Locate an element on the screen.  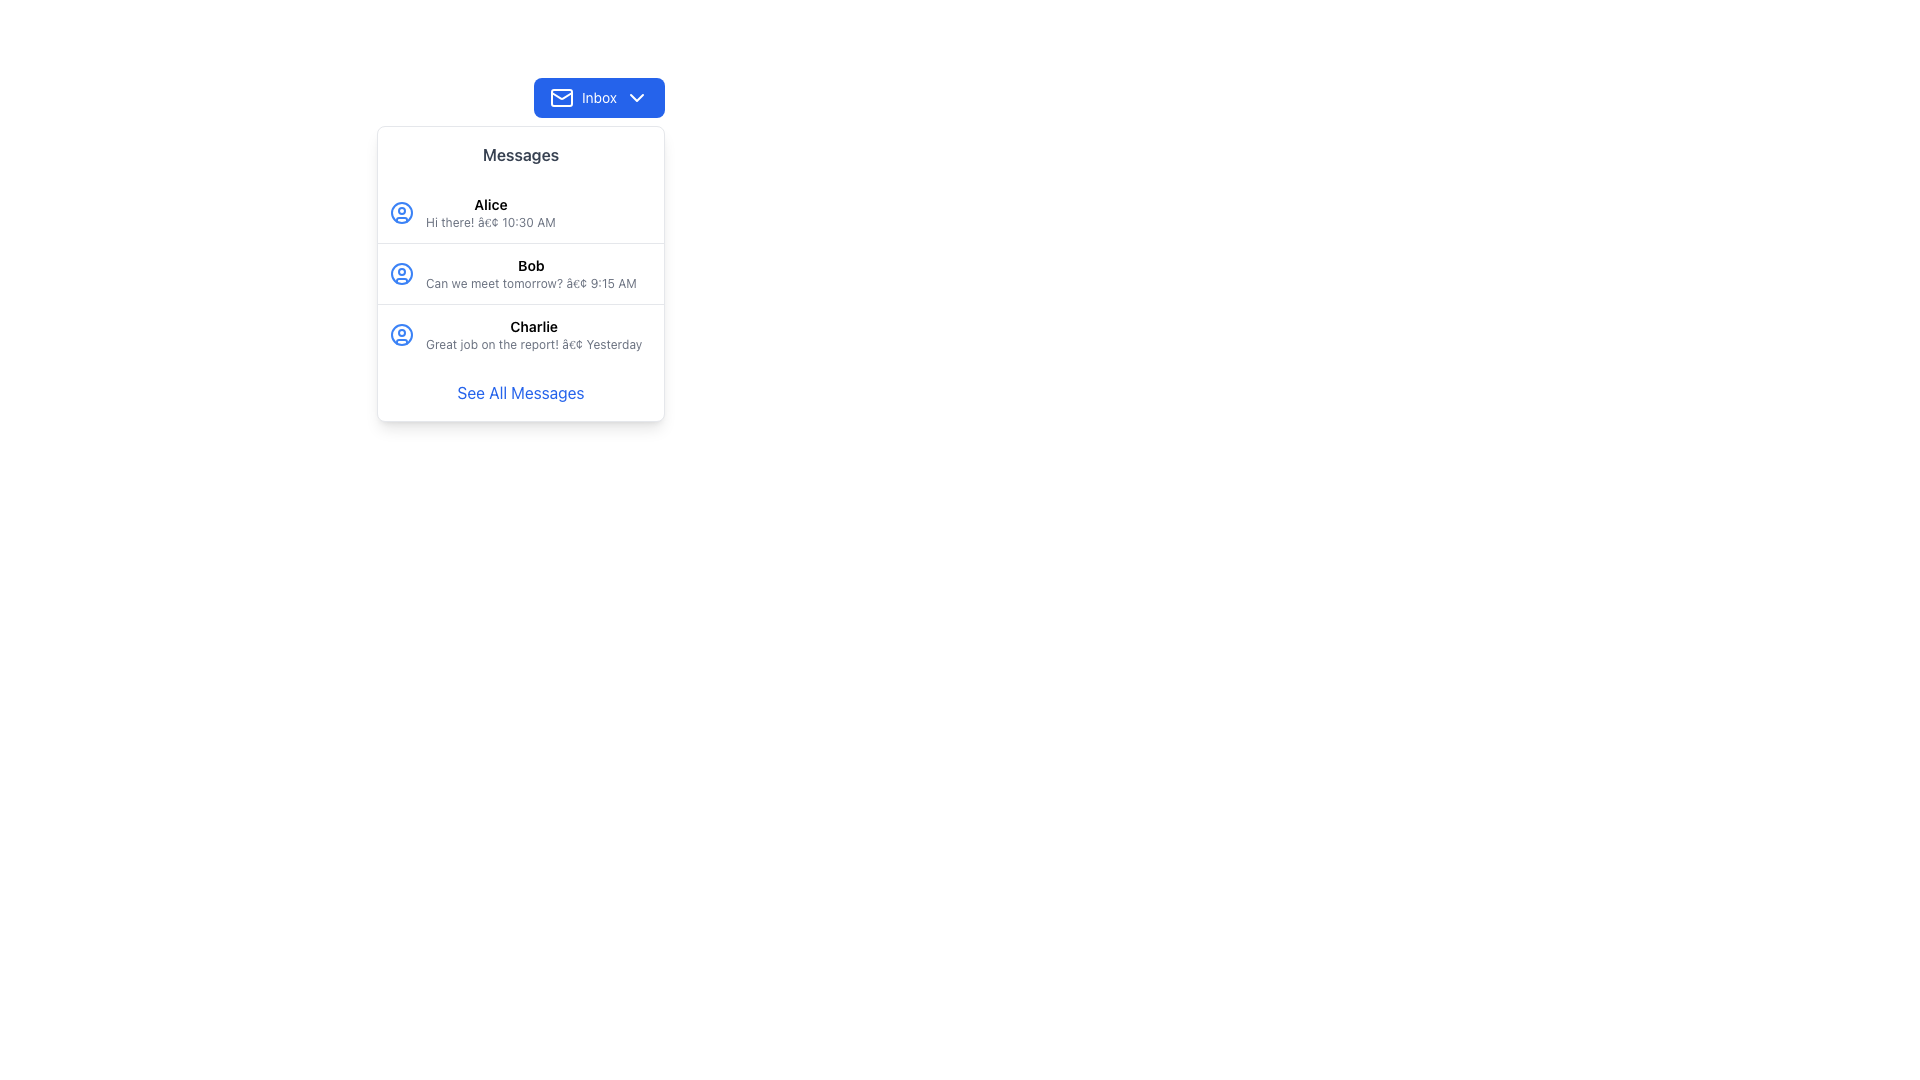
the downward-facing chevron icon, which is styled in white and positioned to the right of the 'Inbox' label inside a blue button is located at coordinates (636, 97).